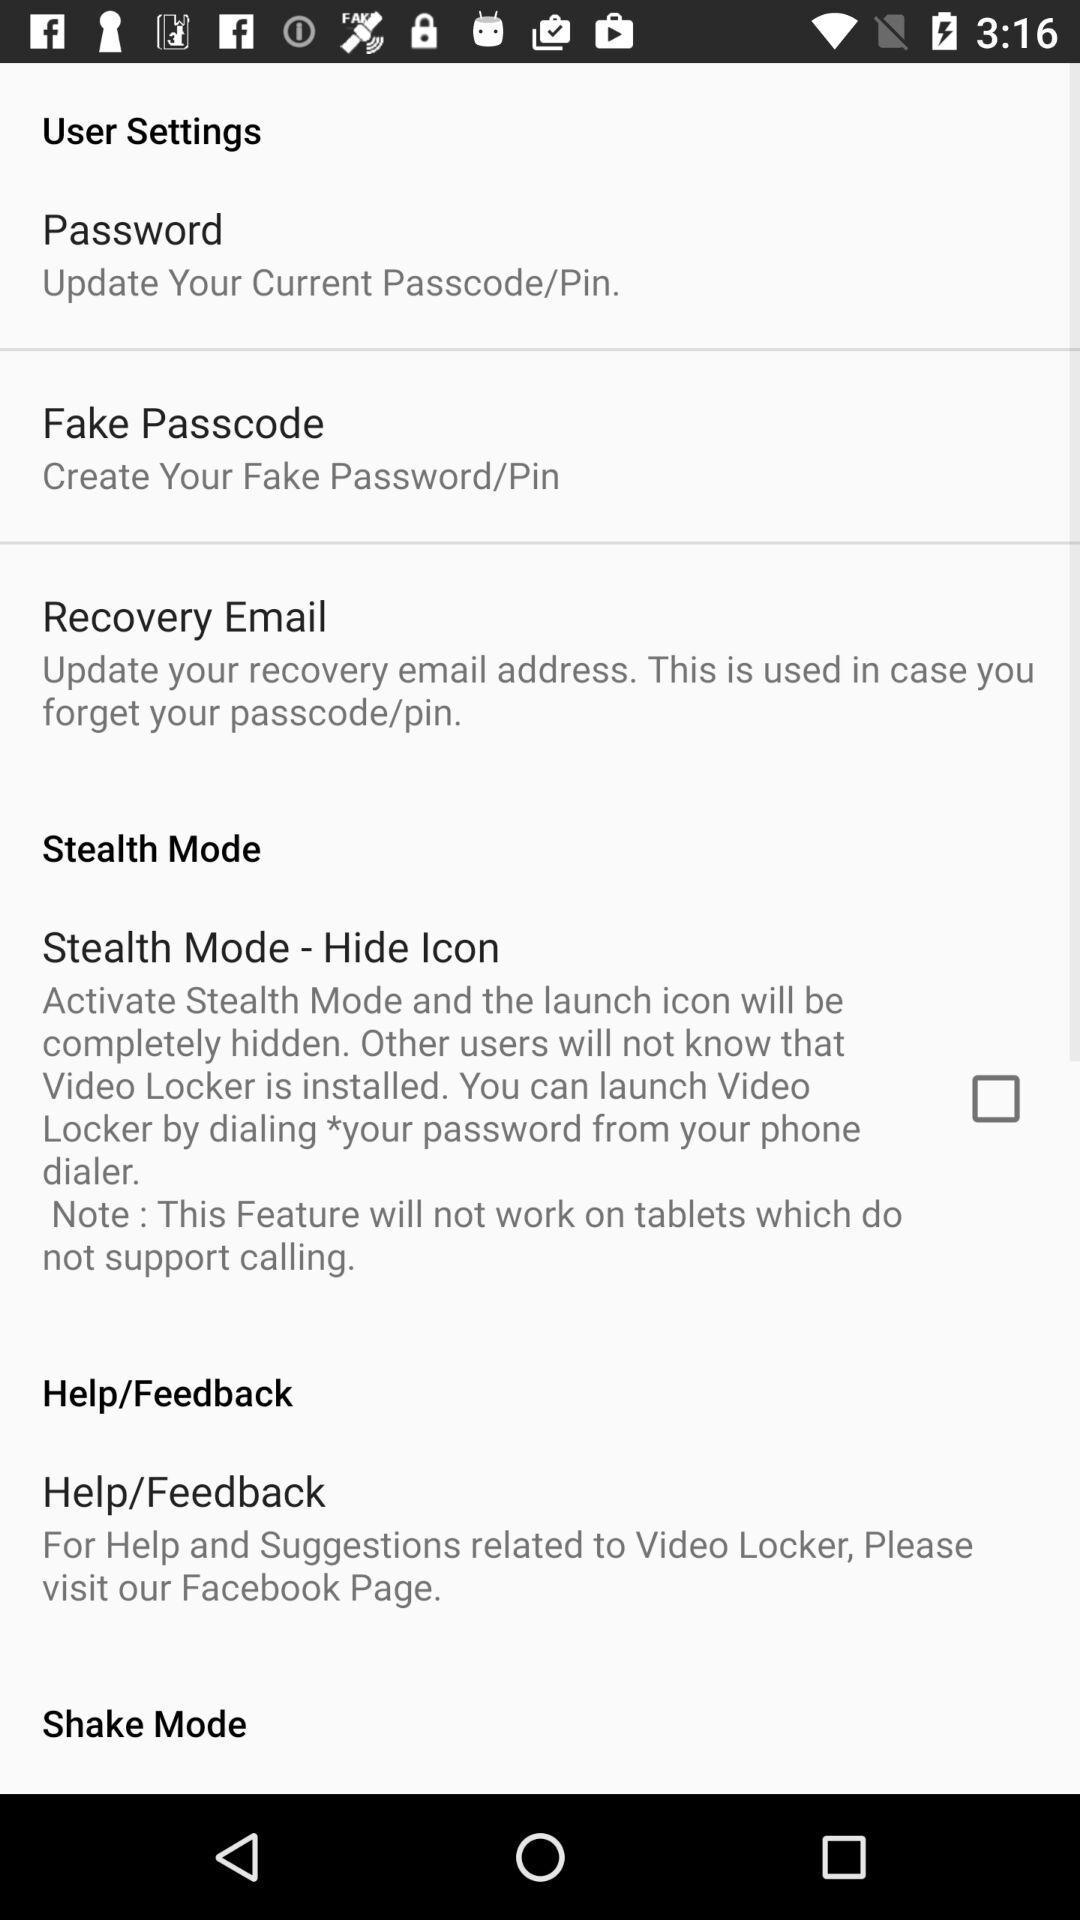  Describe the element at coordinates (540, 1563) in the screenshot. I see `the for help and item` at that location.